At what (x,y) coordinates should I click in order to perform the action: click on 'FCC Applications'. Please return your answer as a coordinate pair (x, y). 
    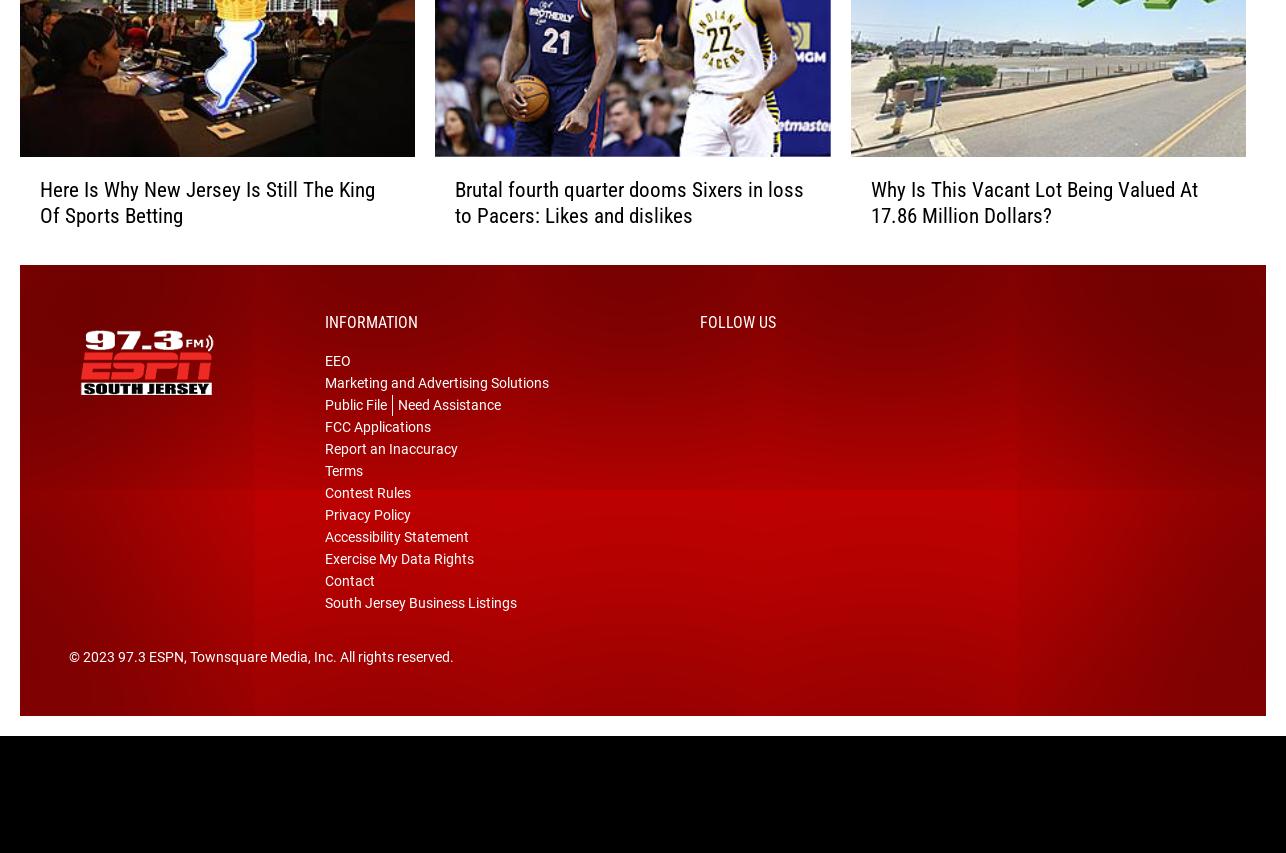
    Looking at the image, I should click on (376, 457).